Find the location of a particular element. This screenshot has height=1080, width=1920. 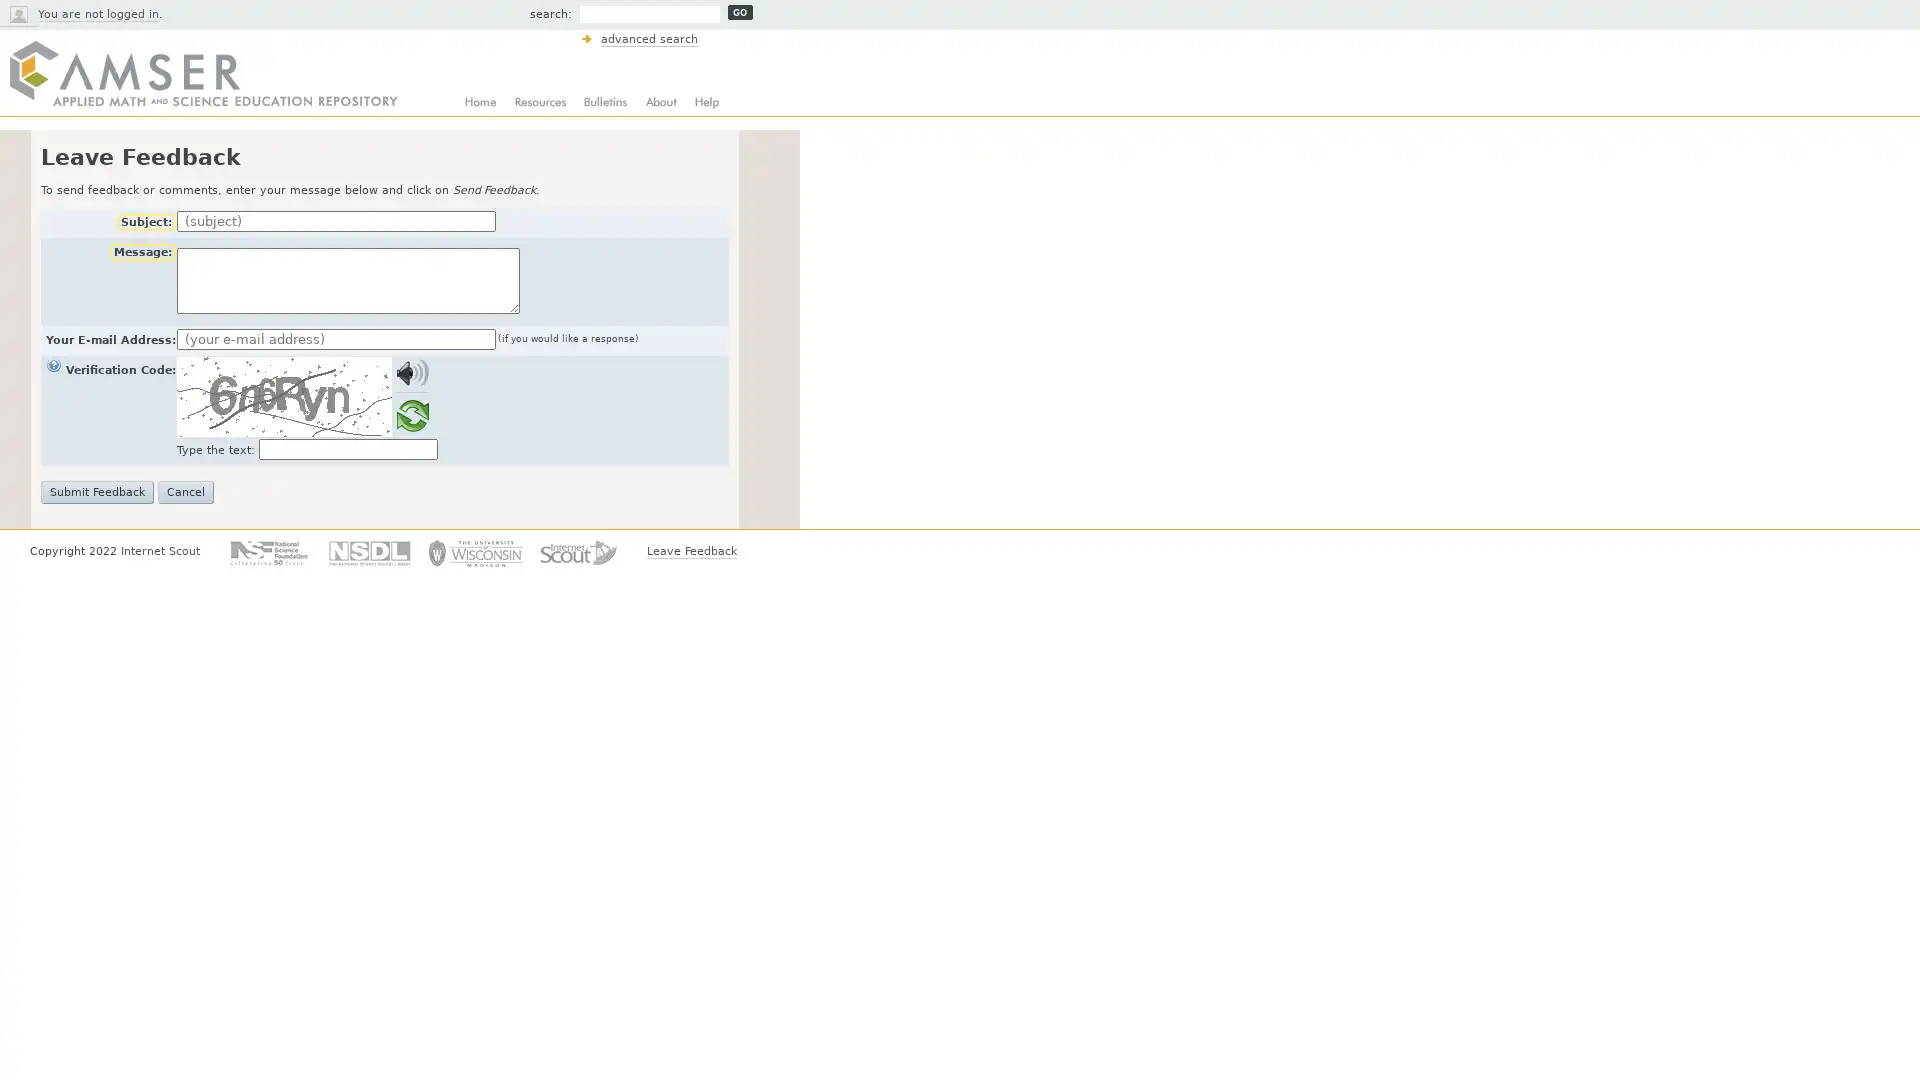

Submit is located at coordinates (739, 12).